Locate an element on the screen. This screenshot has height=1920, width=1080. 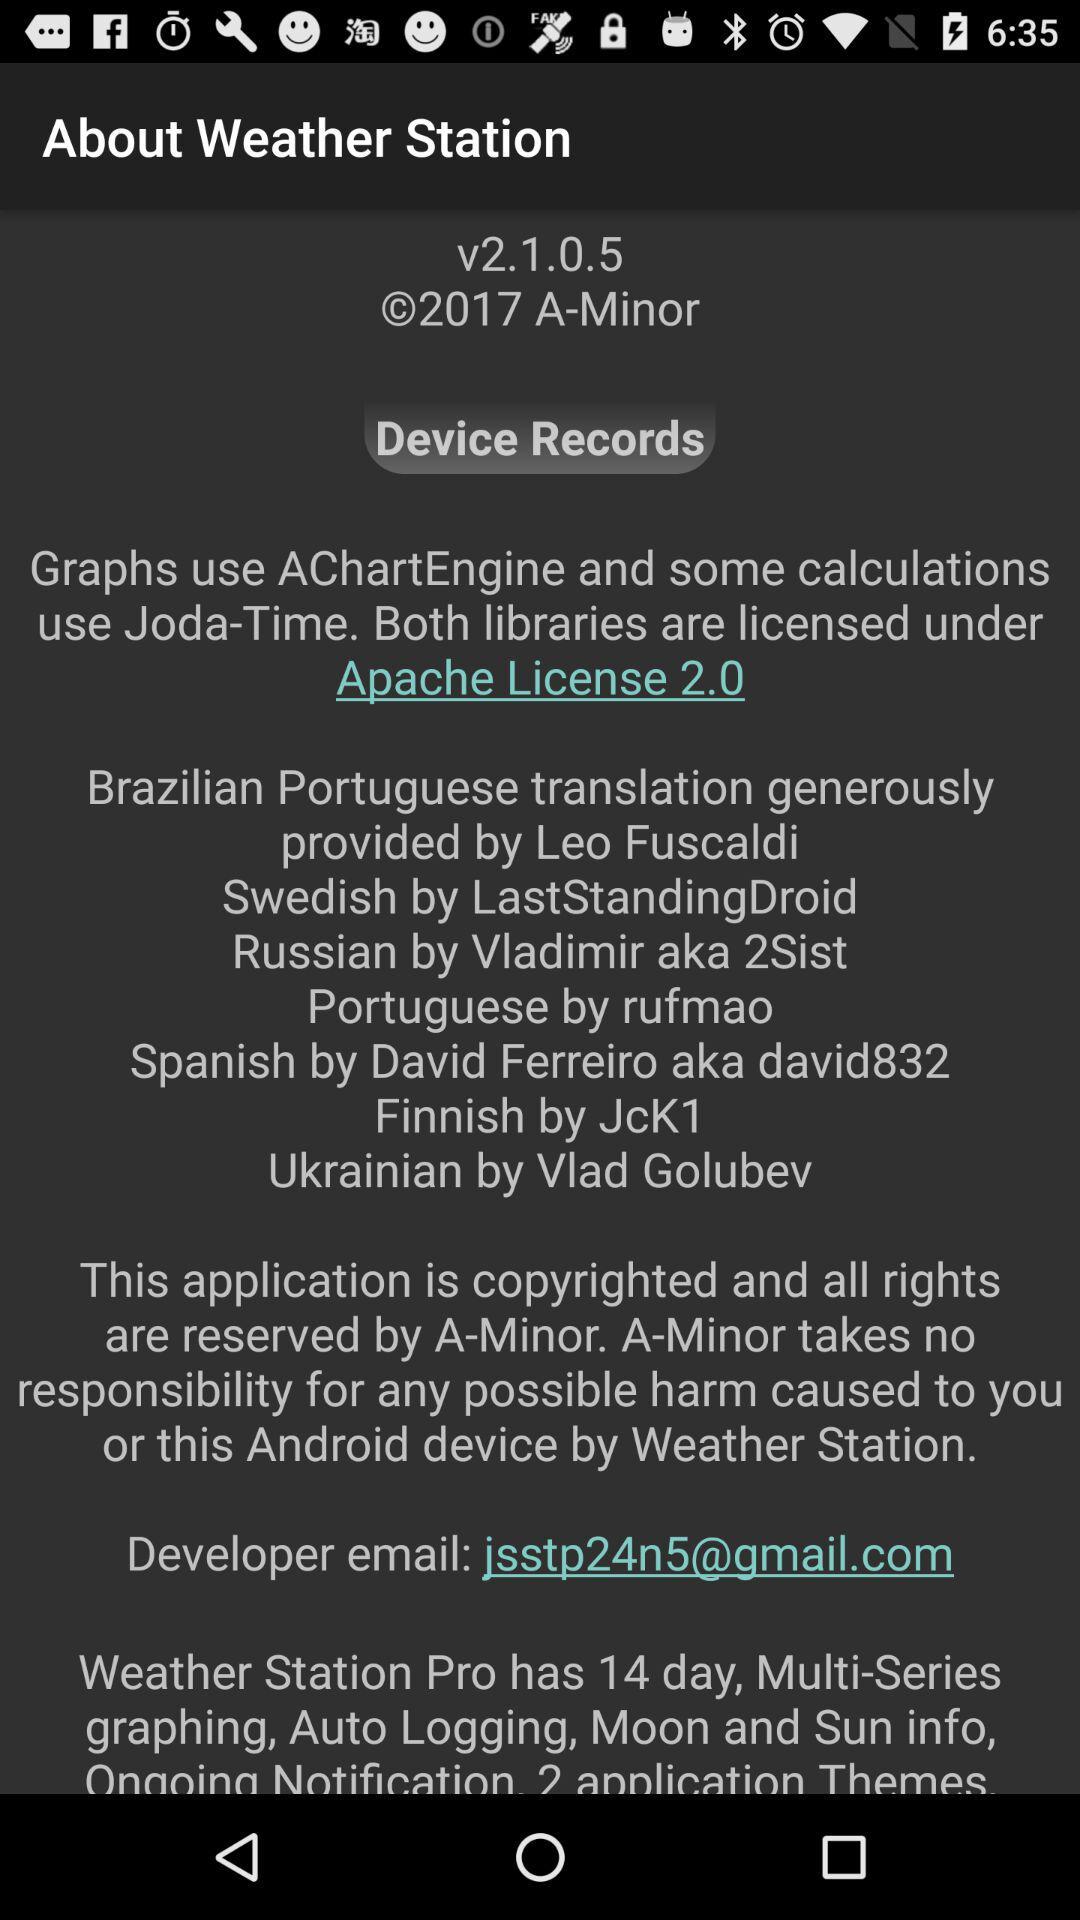
device records item is located at coordinates (540, 435).